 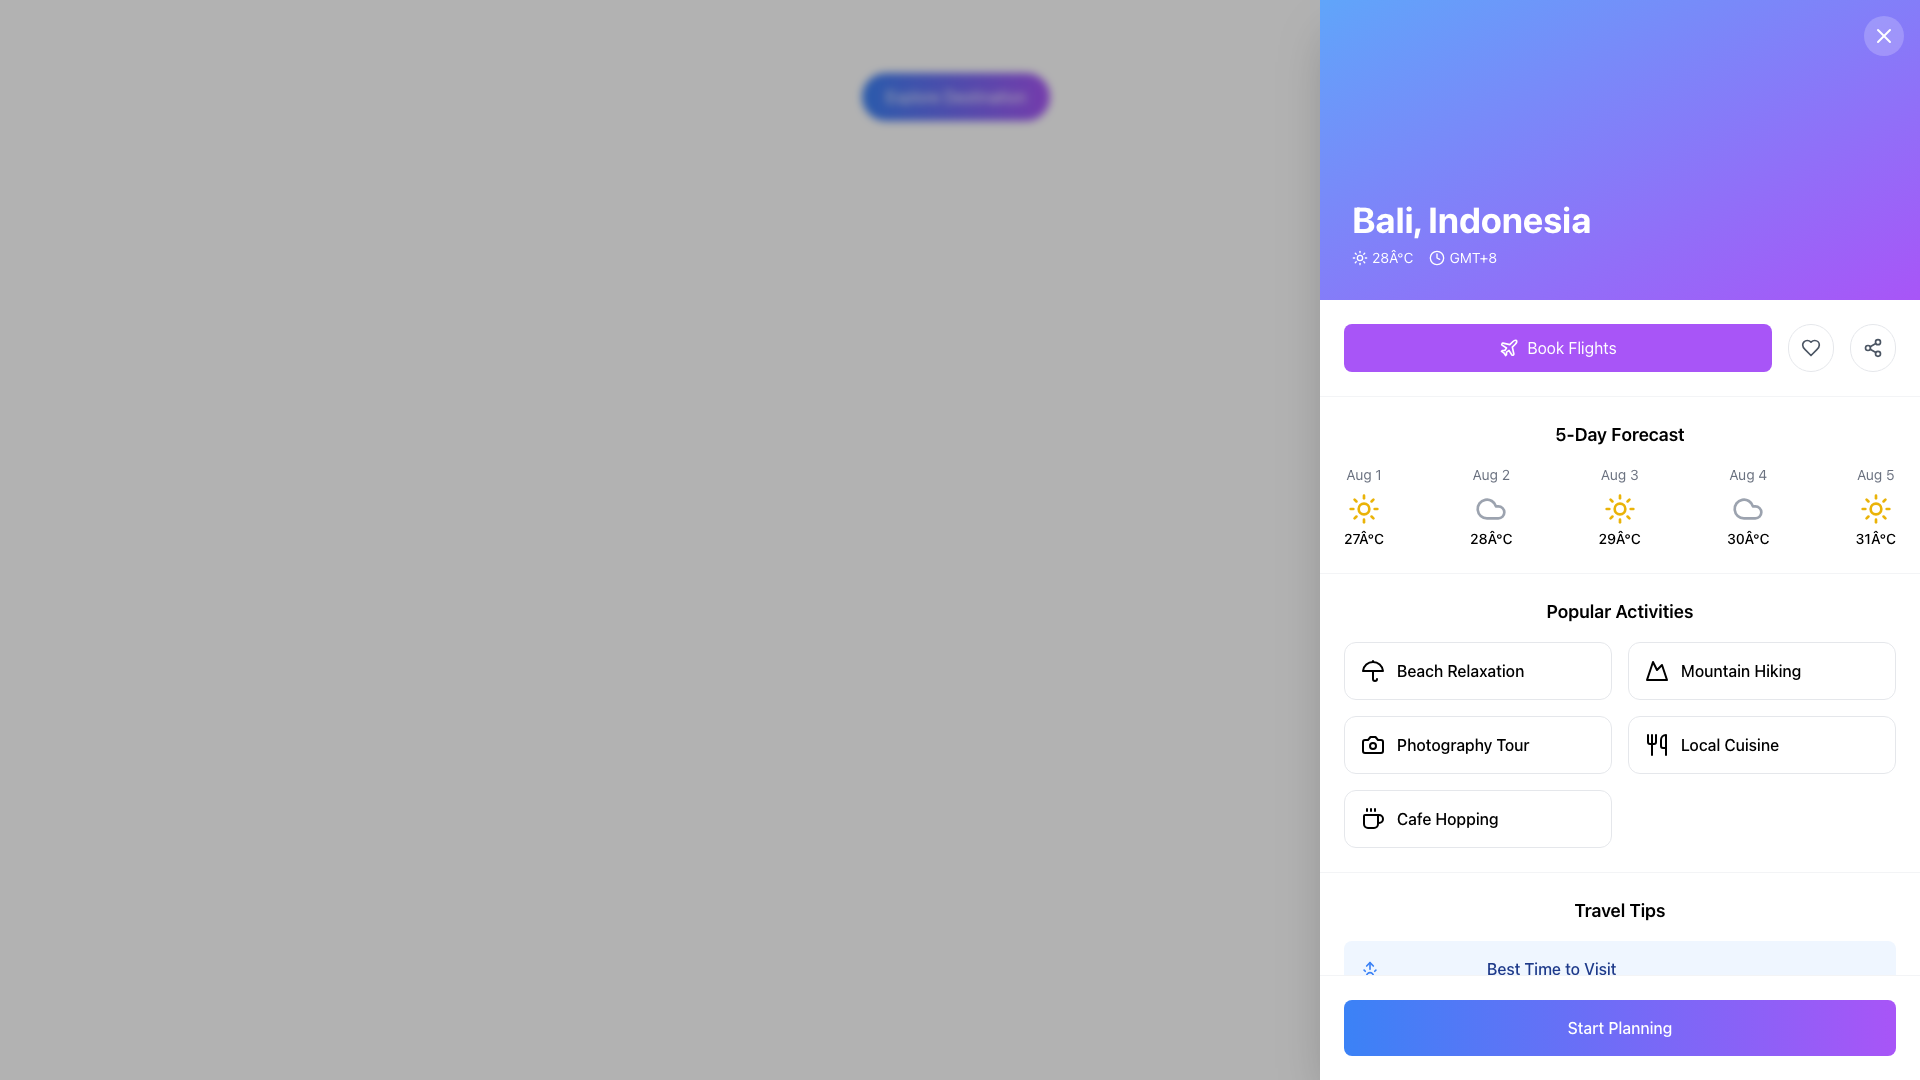 What do you see at coordinates (1471, 257) in the screenshot?
I see `the static display text showing the current temperature and time zone information located directly below the title 'Bali, Indonesia'` at bounding box center [1471, 257].